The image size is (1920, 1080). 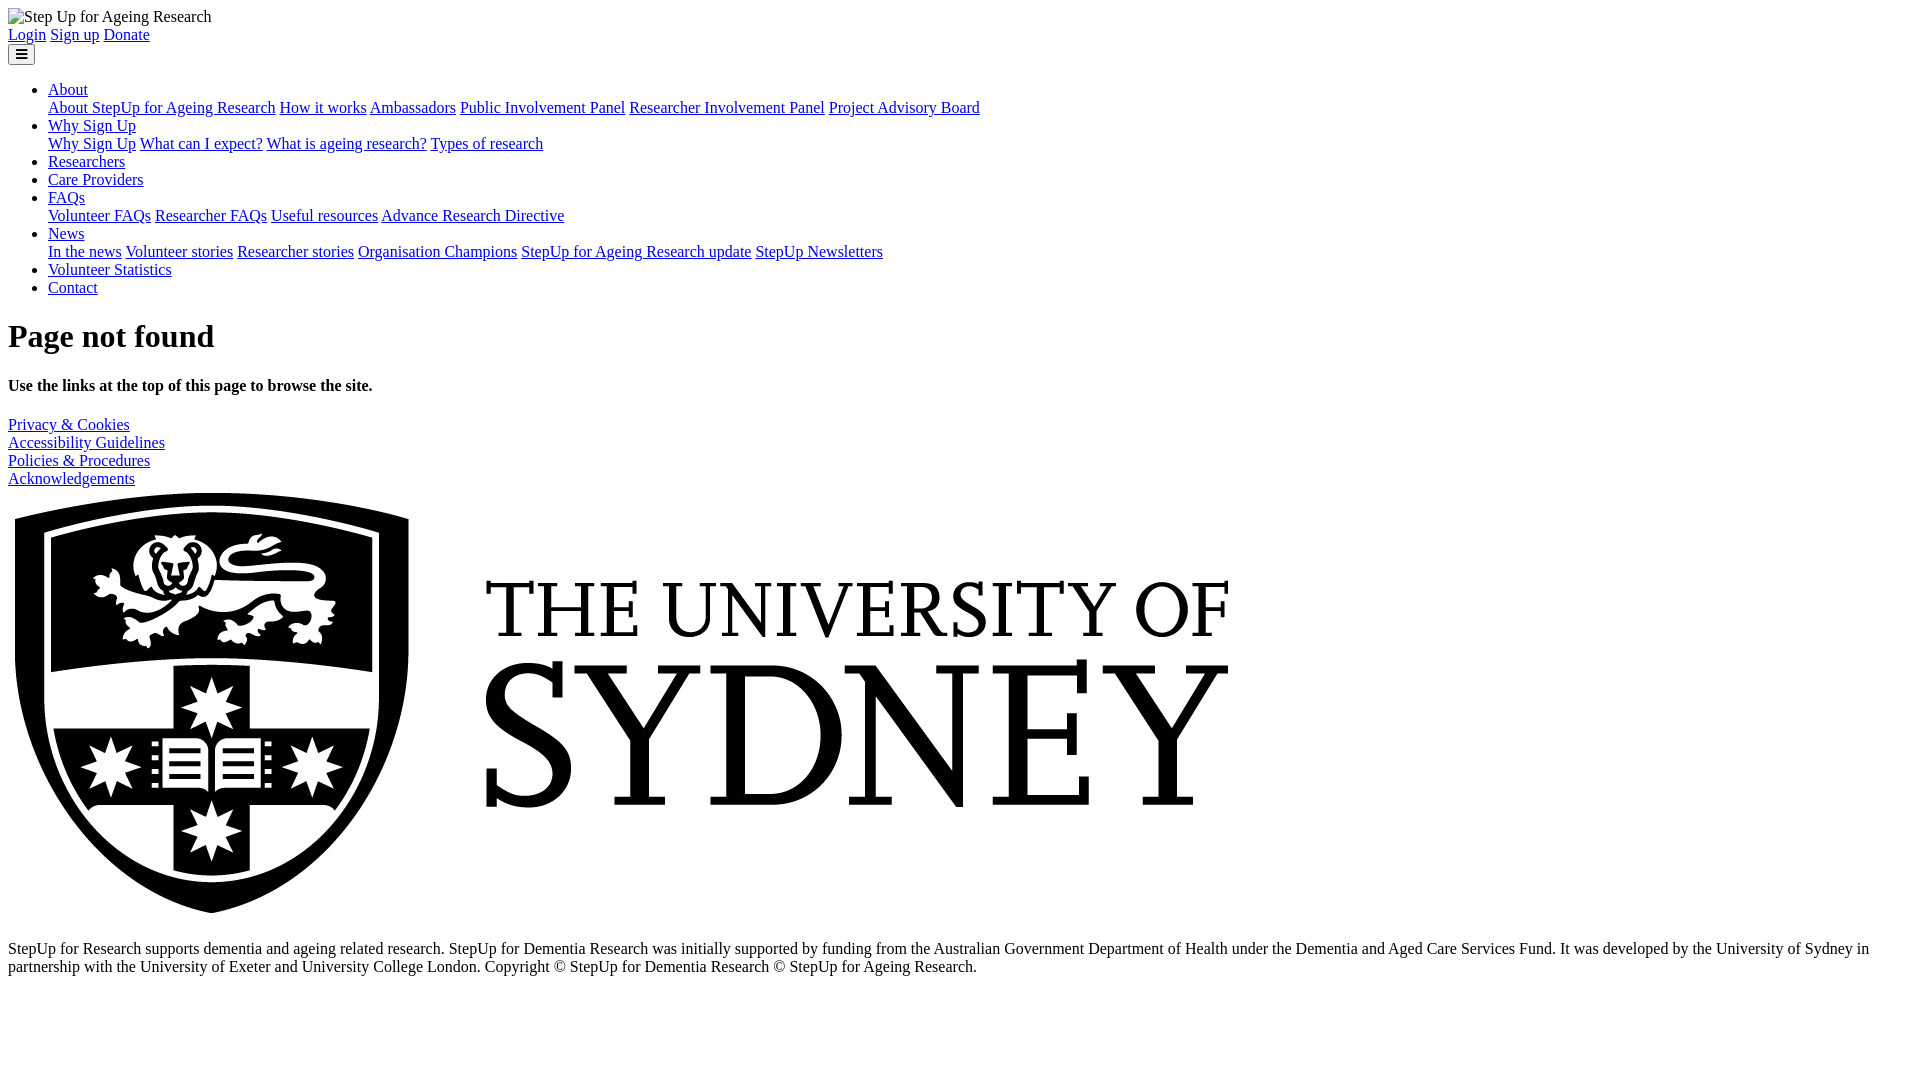 What do you see at coordinates (521, 250) in the screenshot?
I see `'StepUp for Ageing Research update'` at bounding box center [521, 250].